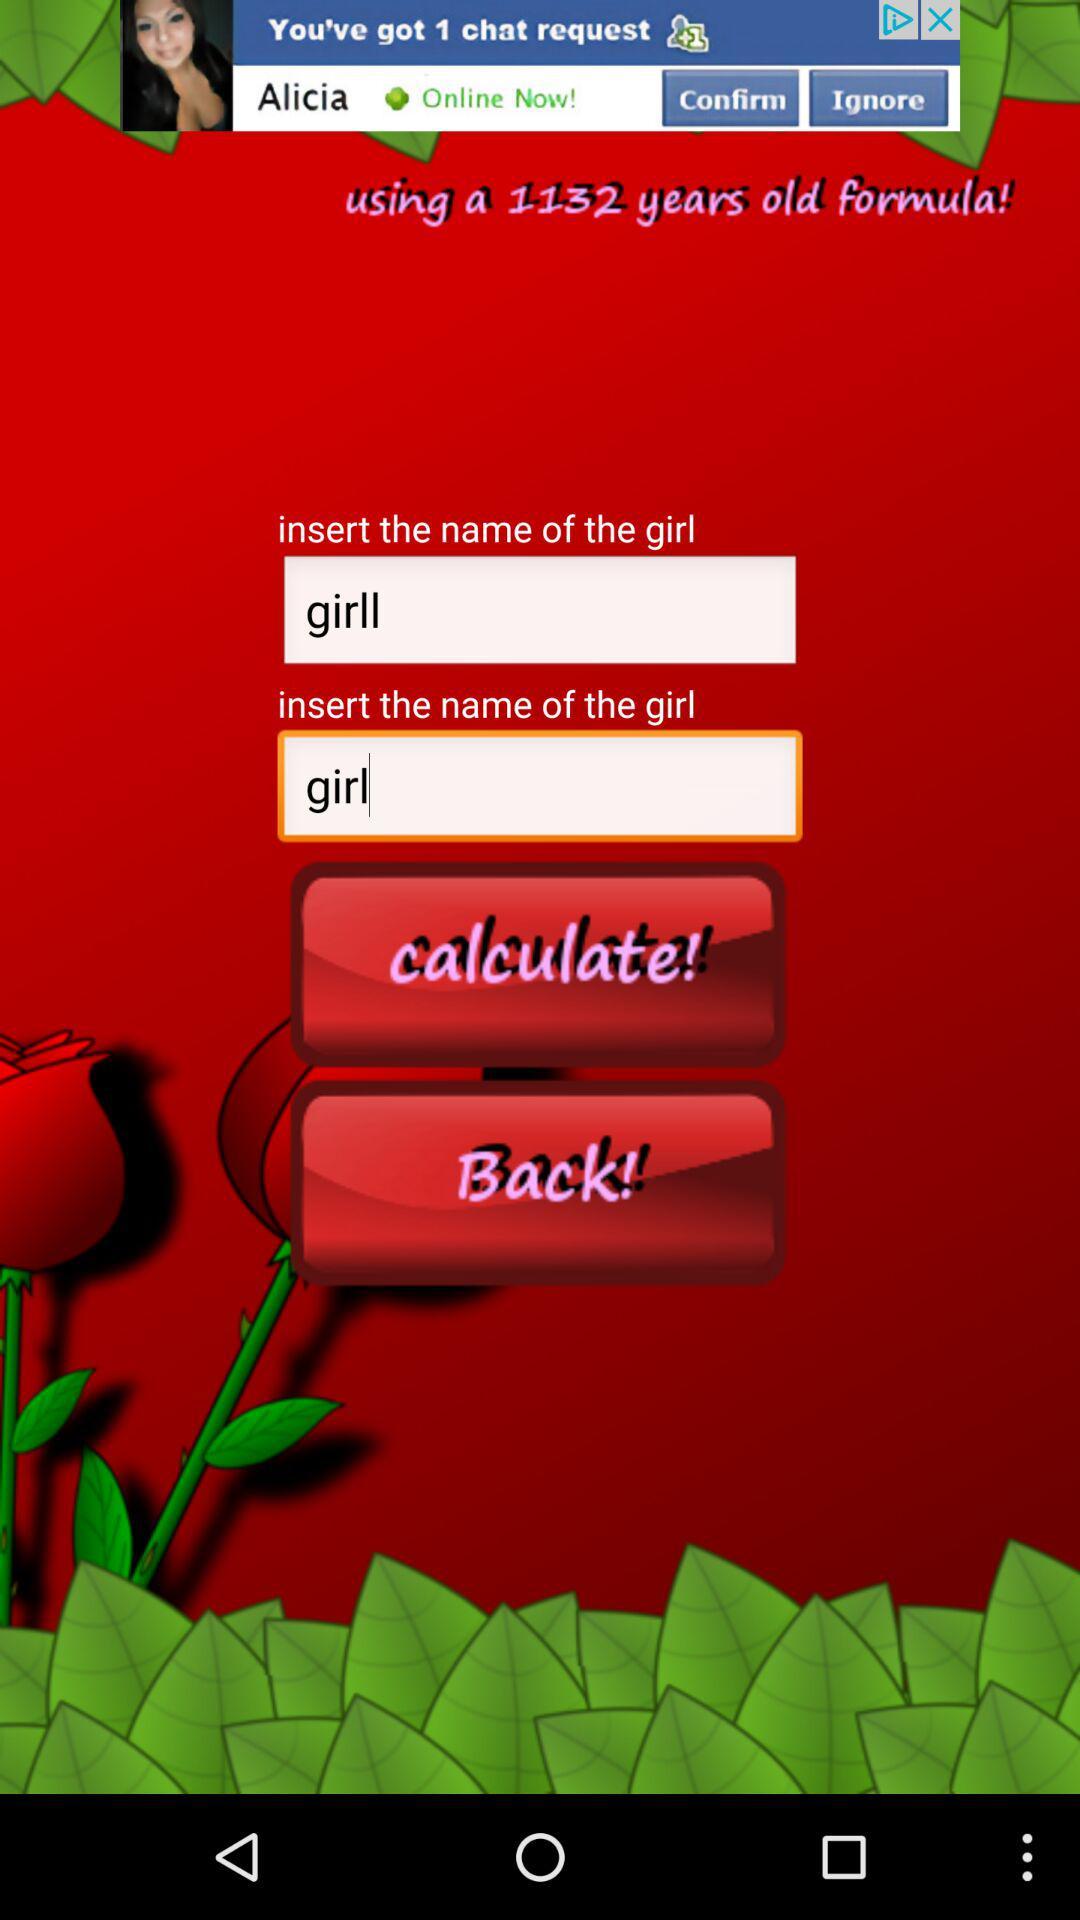 This screenshot has width=1080, height=1920. I want to click on pop-up advertisement, so click(540, 65).